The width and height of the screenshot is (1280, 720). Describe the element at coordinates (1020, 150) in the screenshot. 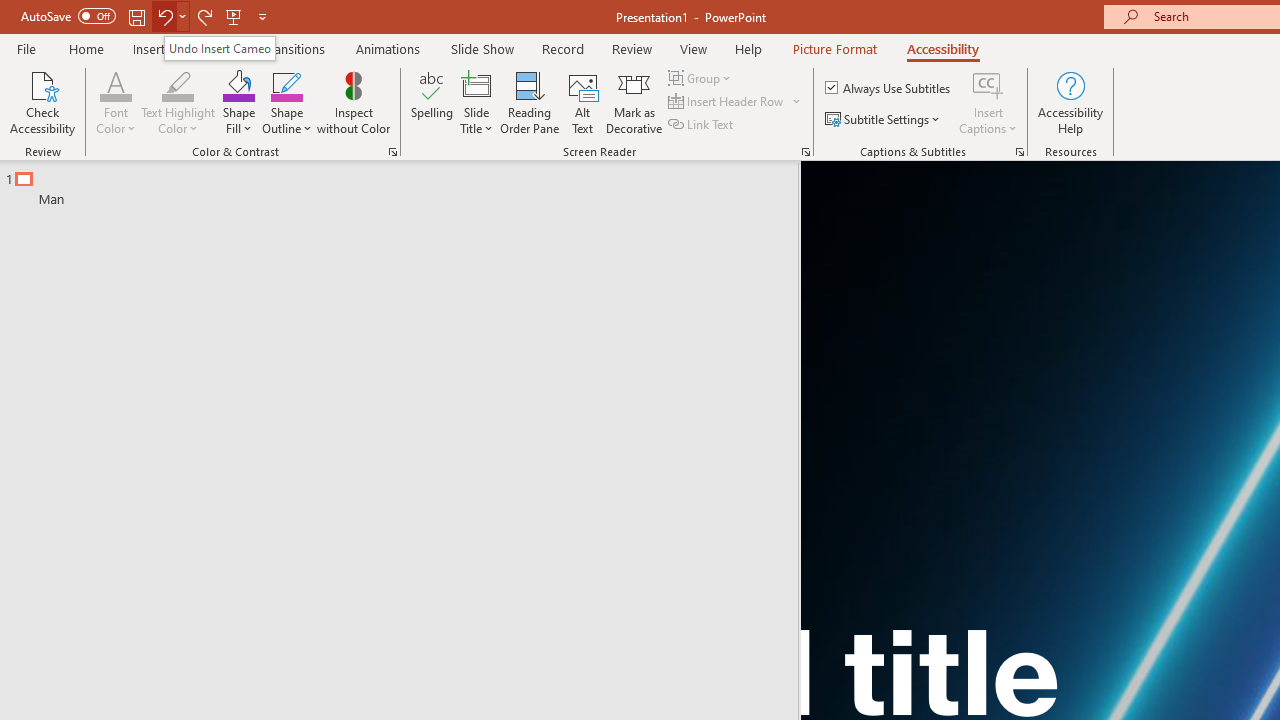

I see `'Captions & Subtitles'` at that location.